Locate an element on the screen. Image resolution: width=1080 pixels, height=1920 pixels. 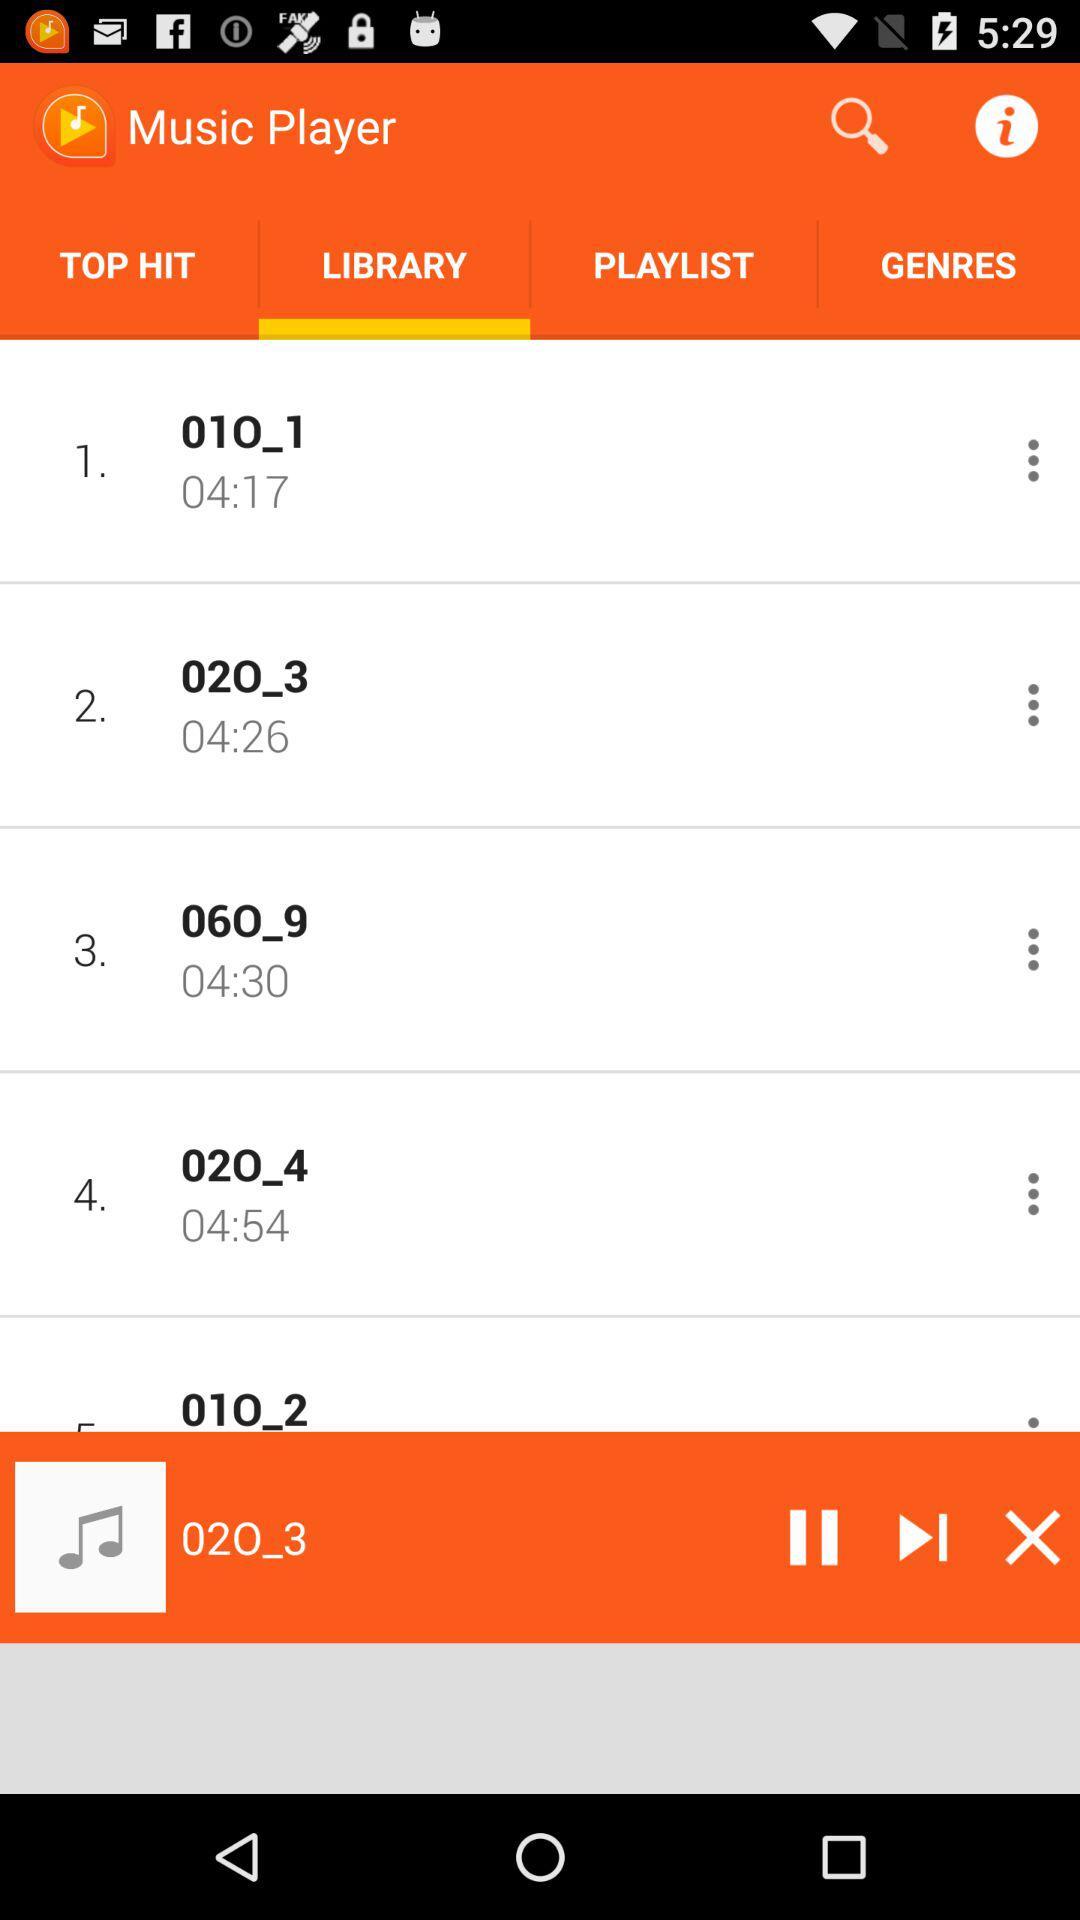
more information is located at coordinates (1033, 705).